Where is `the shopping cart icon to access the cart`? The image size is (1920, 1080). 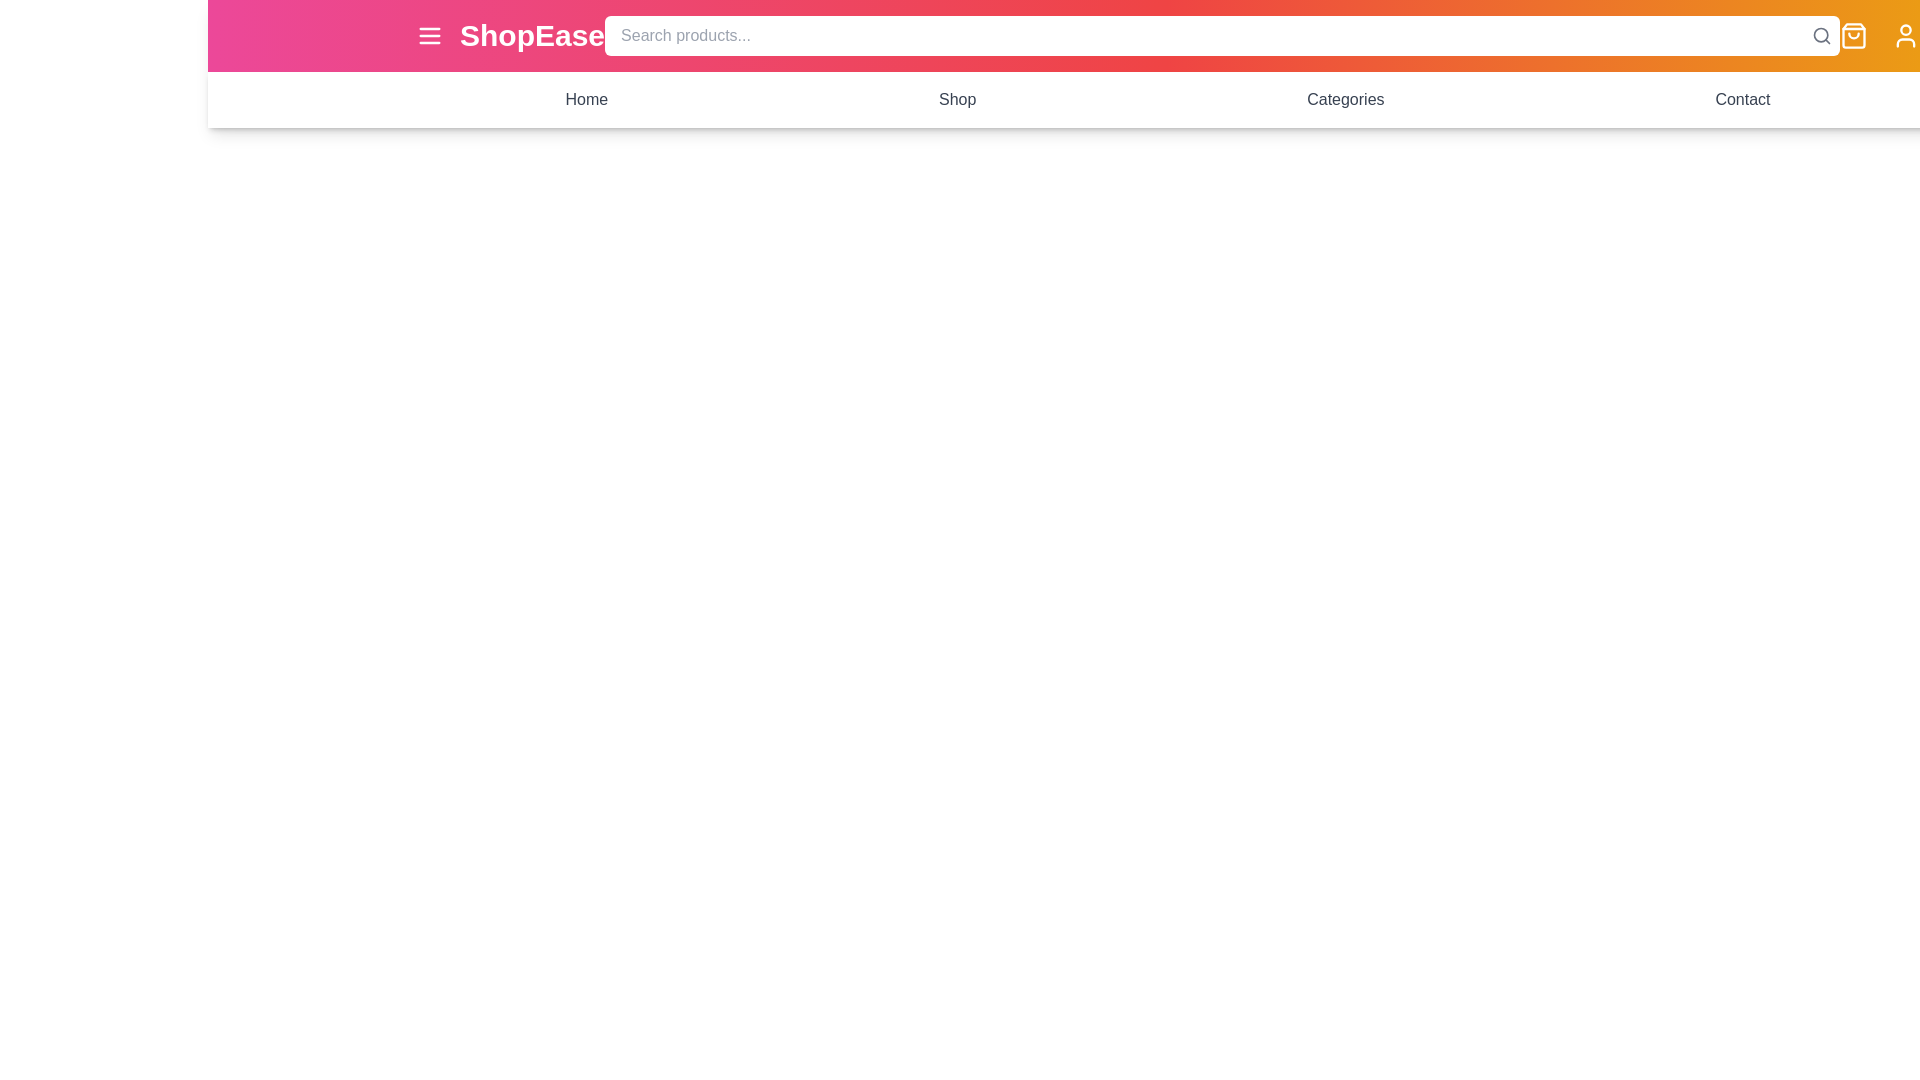 the shopping cart icon to access the cart is located at coordinates (1852, 35).